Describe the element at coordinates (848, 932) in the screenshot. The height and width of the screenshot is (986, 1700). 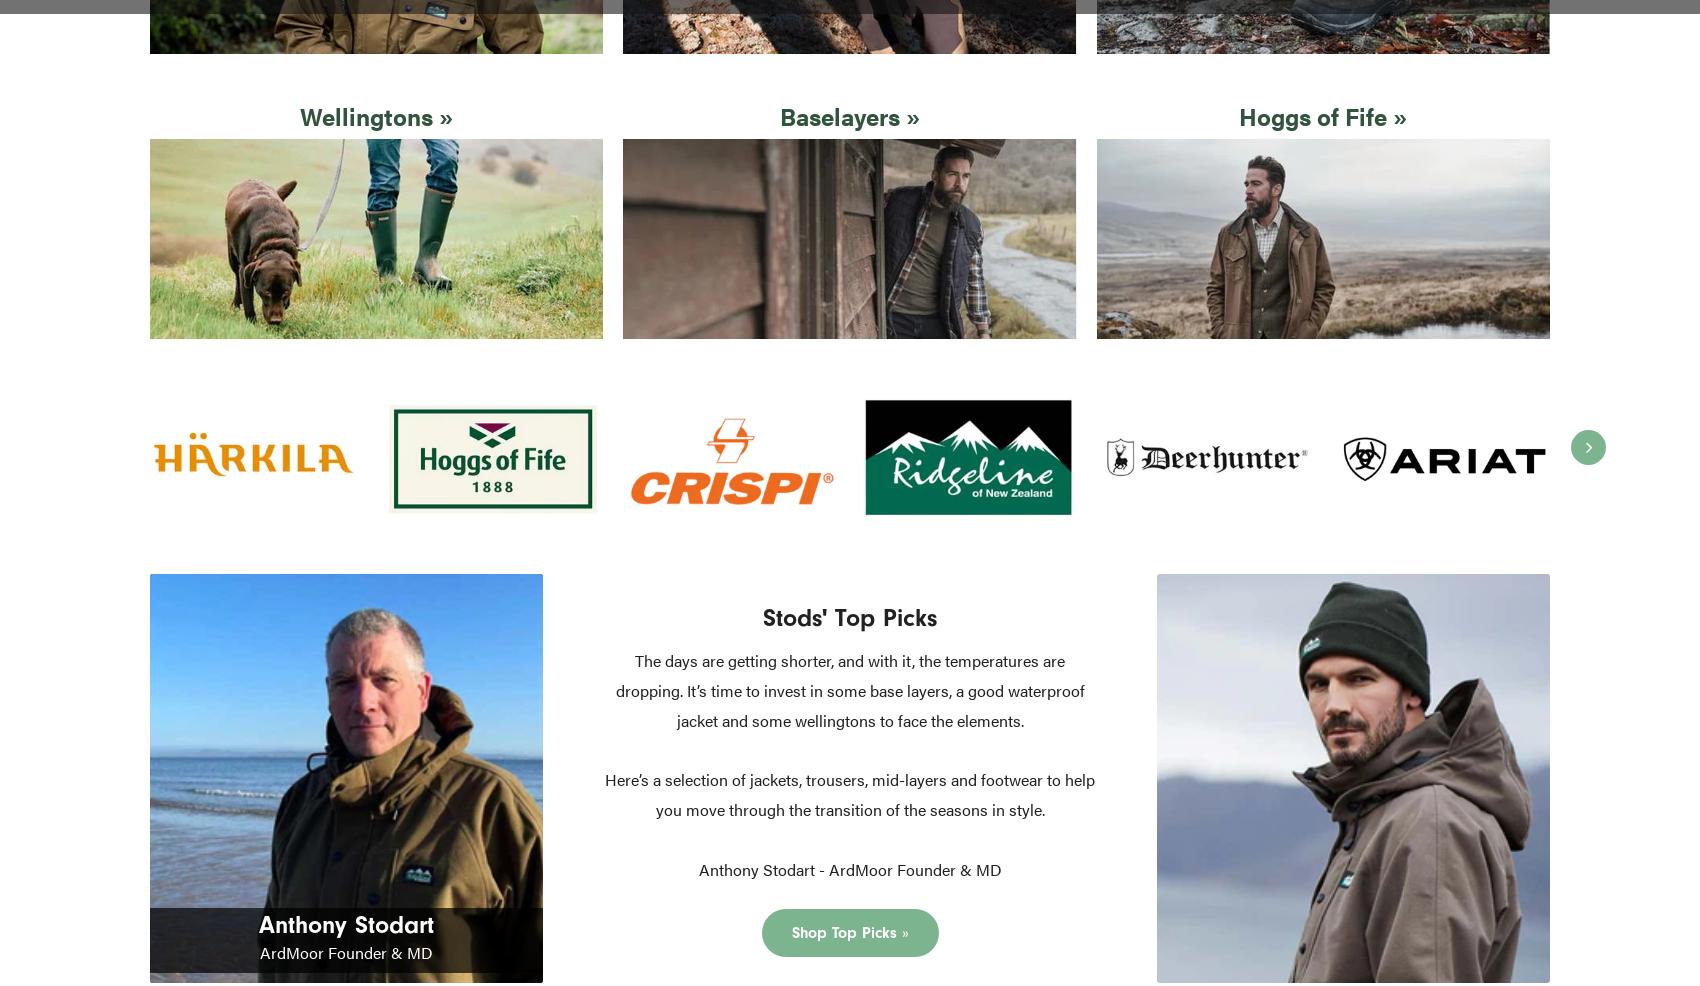
I see `'Shop Top Picks »'` at that location.